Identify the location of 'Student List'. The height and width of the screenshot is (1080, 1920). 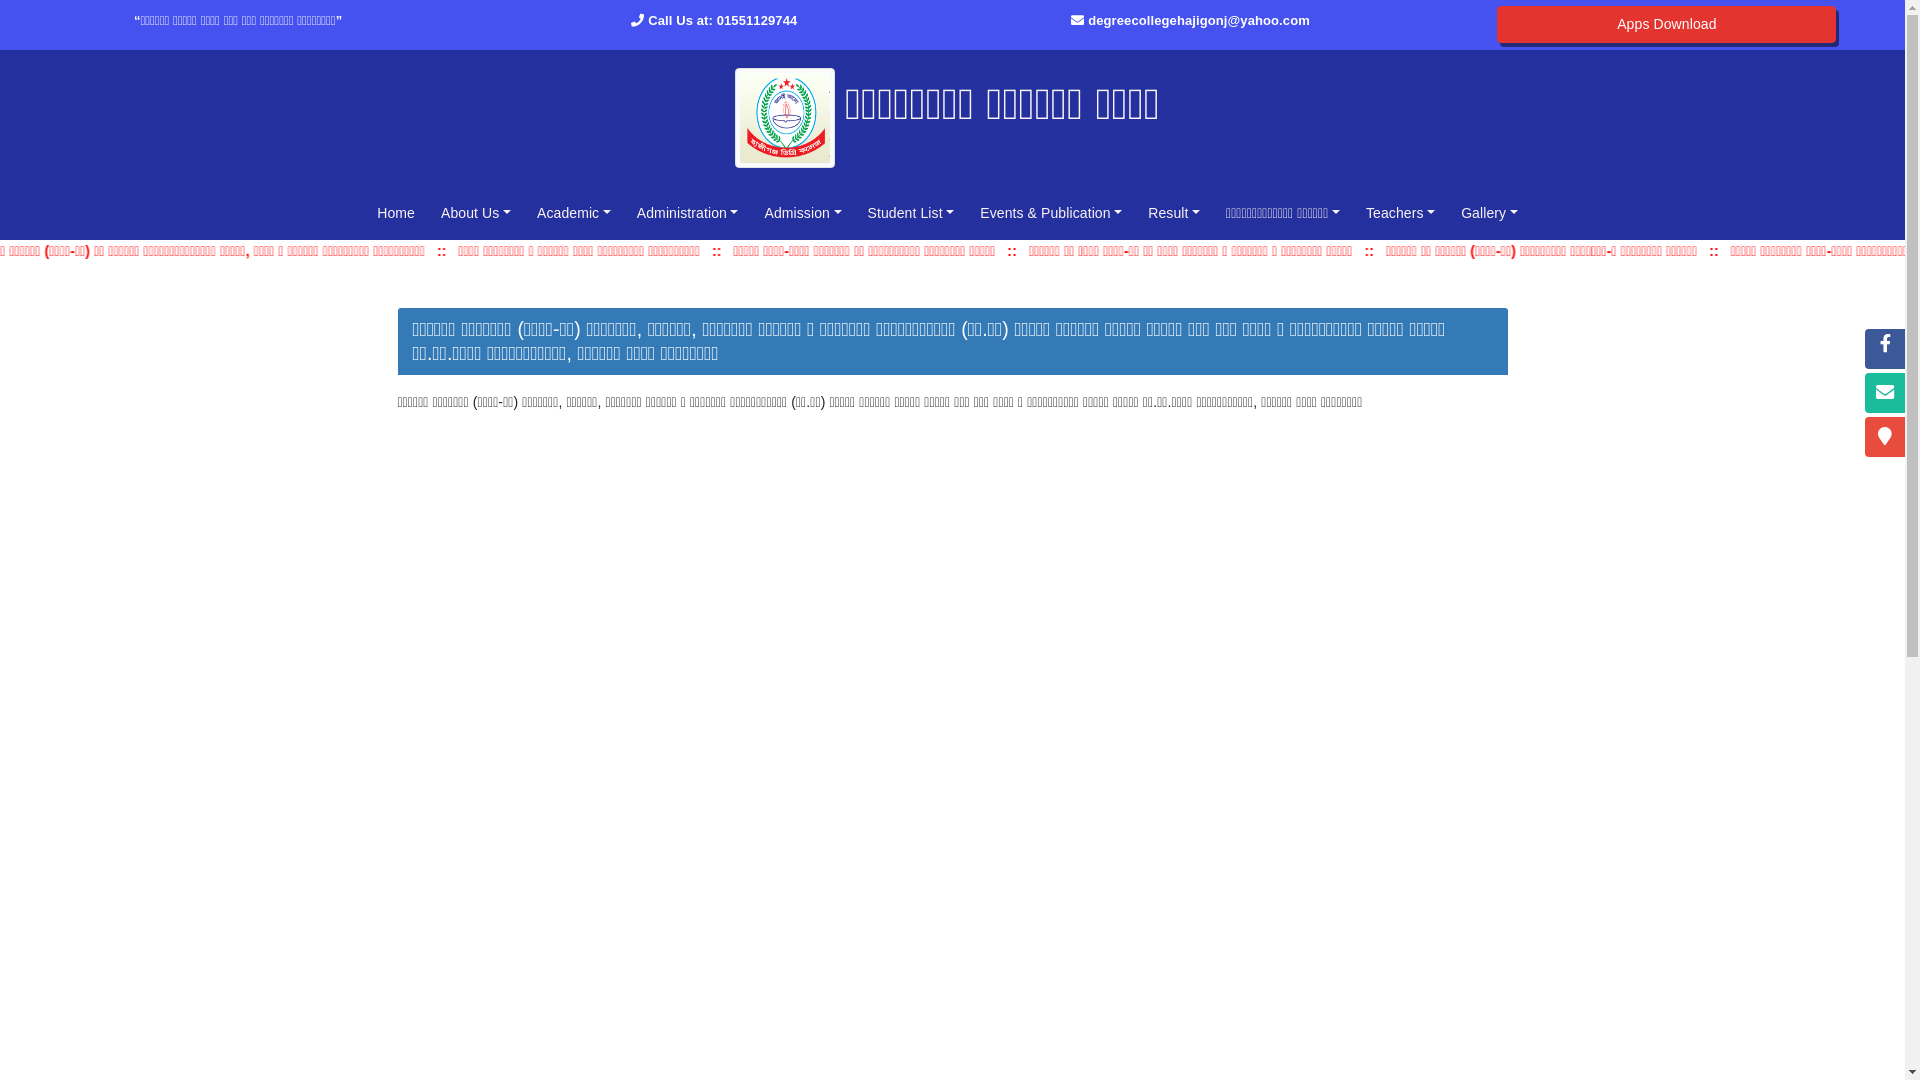
(910, 212).